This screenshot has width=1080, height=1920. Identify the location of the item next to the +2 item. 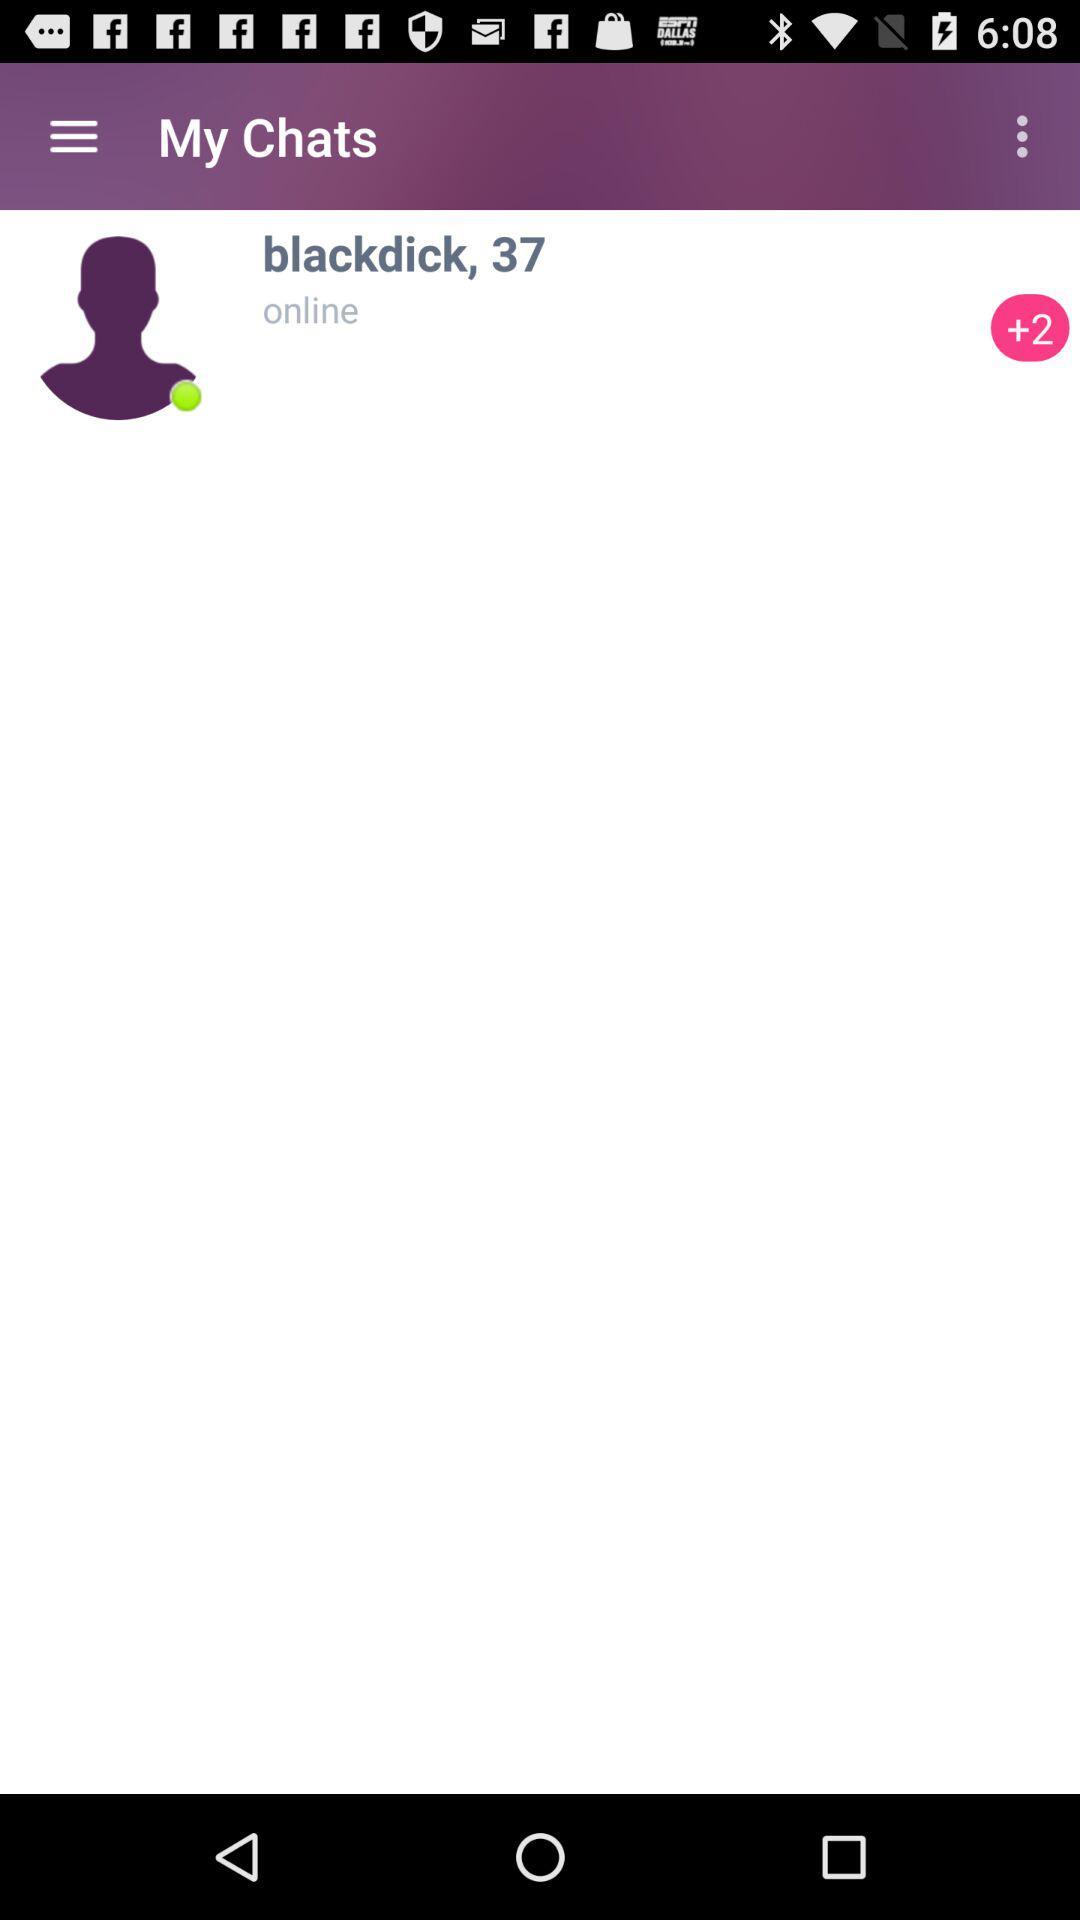
(620, 251).